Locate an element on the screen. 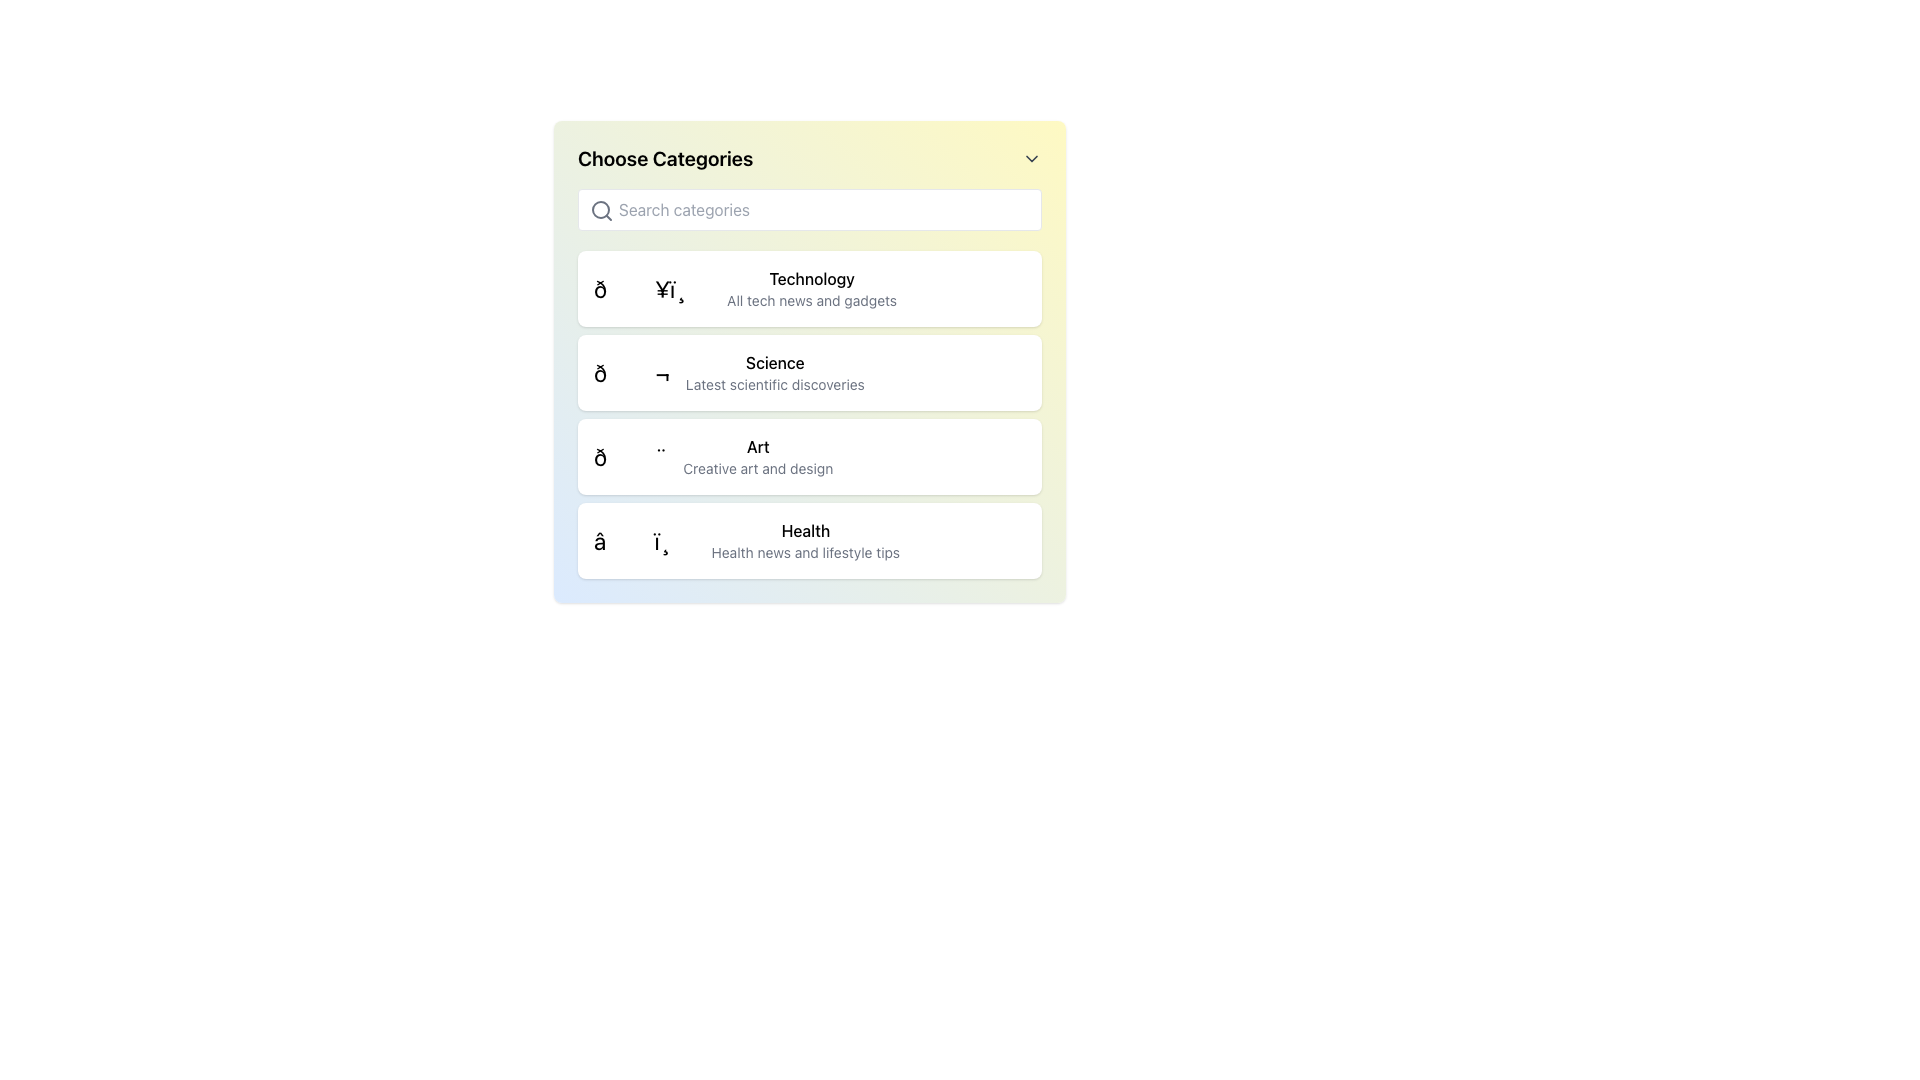 The width and height of the screenshot is (1920, 1080). the Category selector element labeled 'Health' is located at coordinates (746, 540).